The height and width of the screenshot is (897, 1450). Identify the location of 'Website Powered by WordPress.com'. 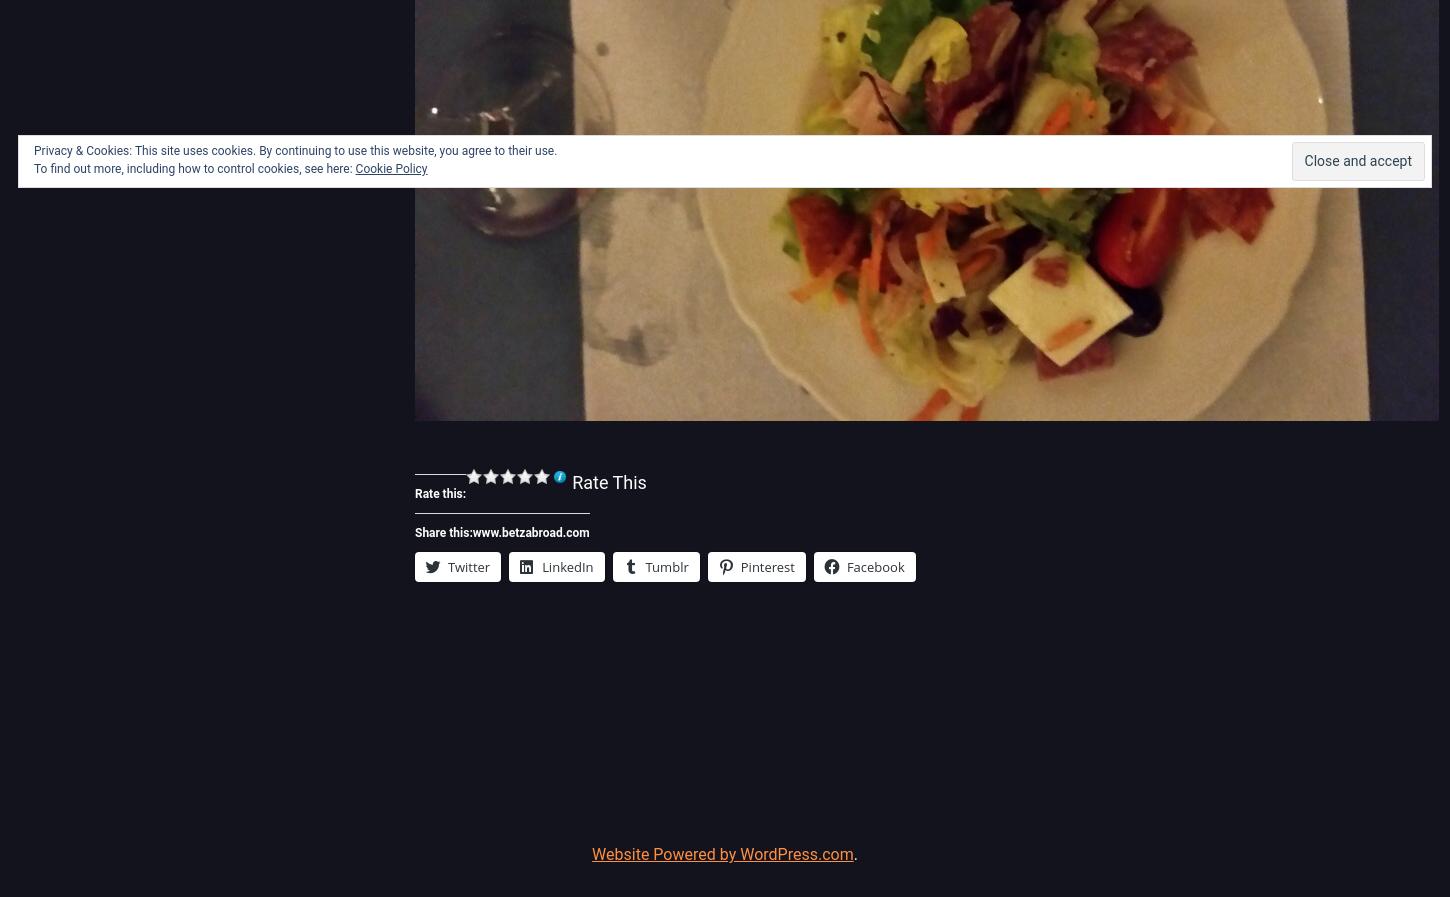
(592, 854).